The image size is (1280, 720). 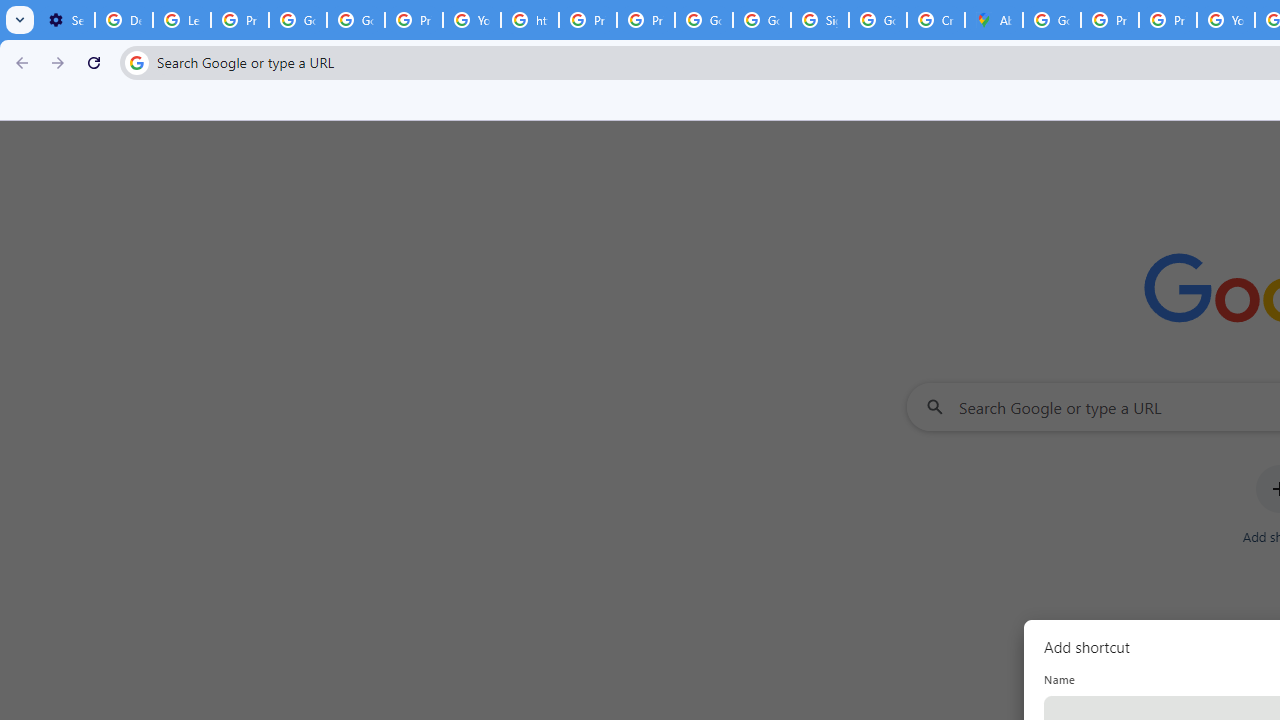 I want to click on 'Settings - On startup', so click(x=65, y=20).